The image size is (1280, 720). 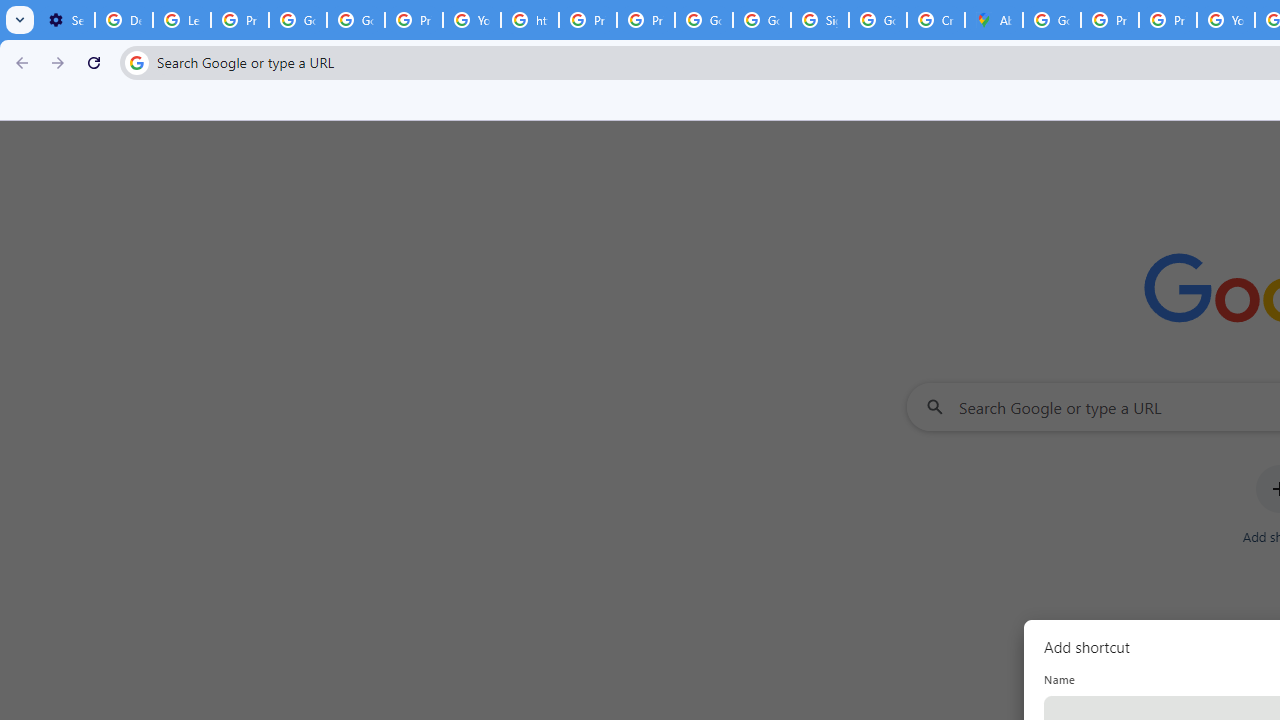 I want to click on 'Settings - On startup', so click(x=65, y=20).